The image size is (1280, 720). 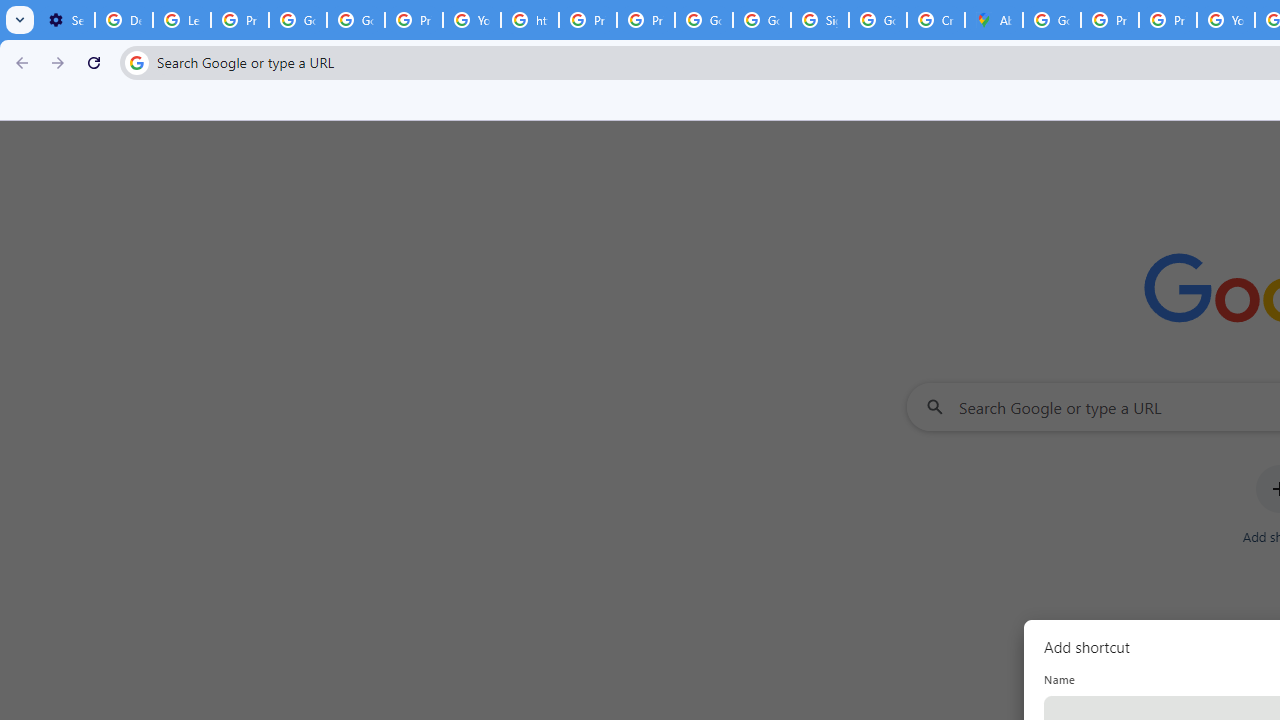 I want to click on 'Settings - On startup', so click(x=65, y=20).